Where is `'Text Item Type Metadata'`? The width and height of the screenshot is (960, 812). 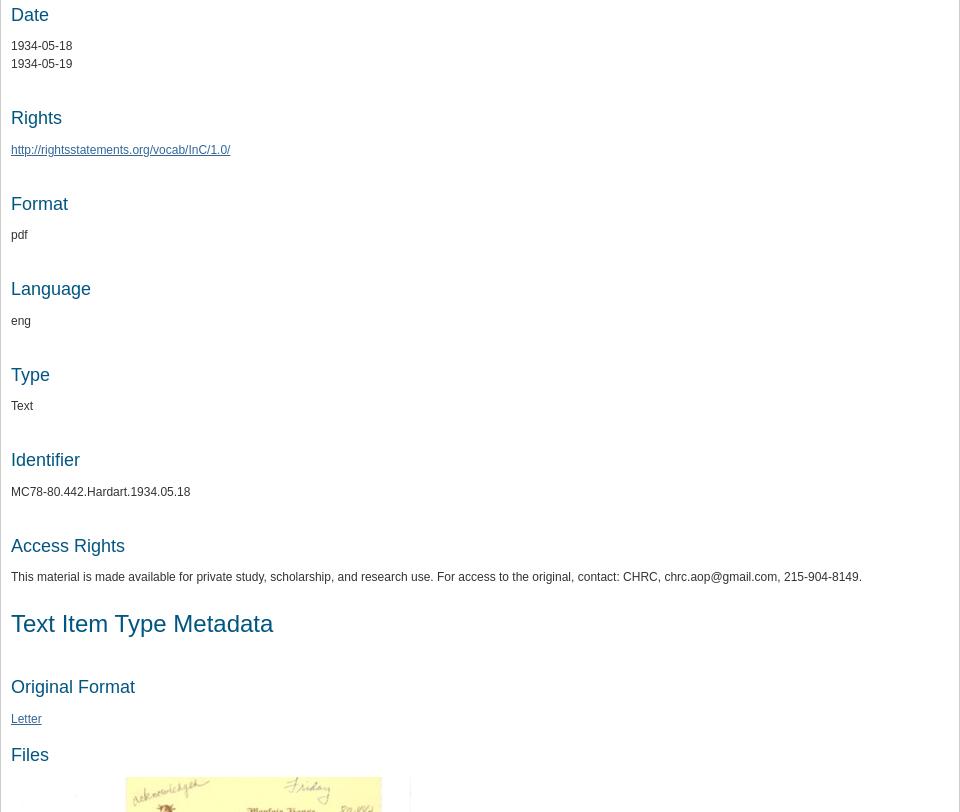
'Text Item Type Metadata' is located at coordinates (10, 623).